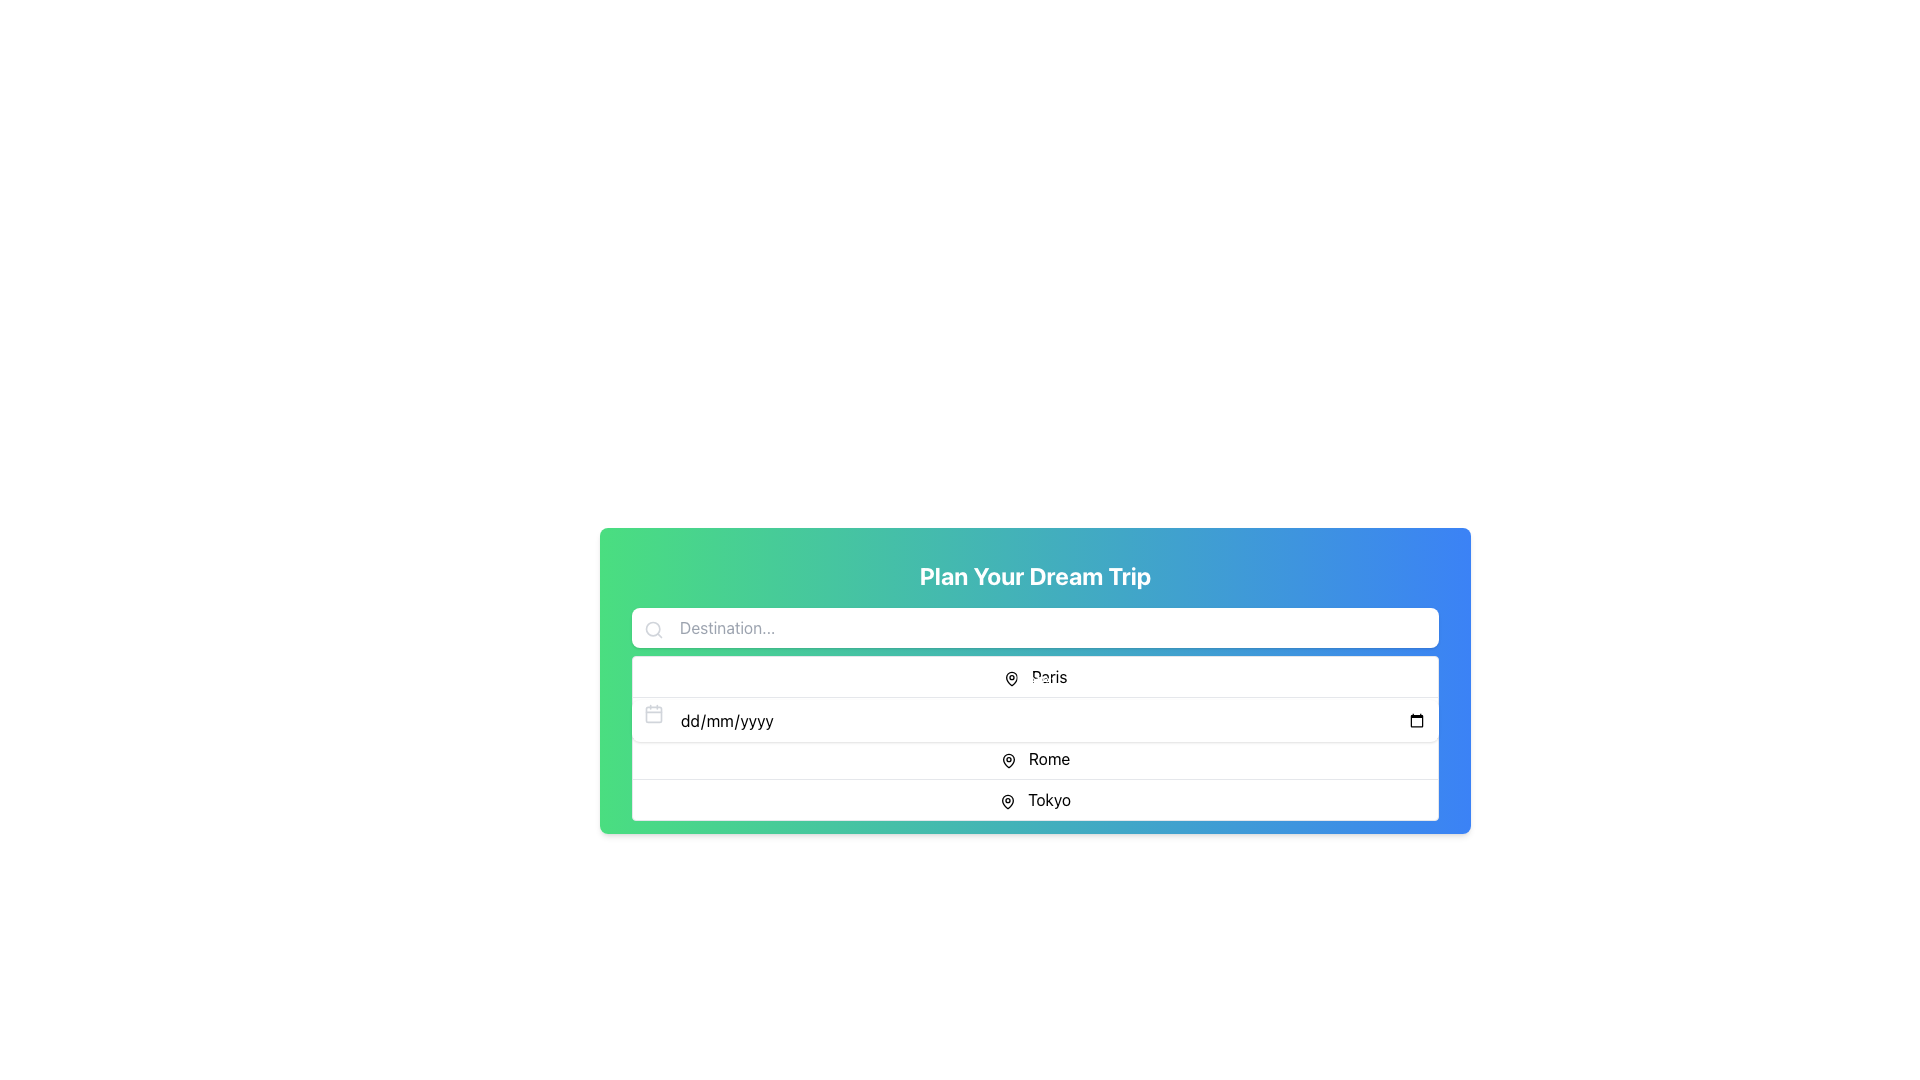  Describe the element at coordinates (1011, 677) in the screenshot. I see `the geographical marker icon that indicates the location of 'Paris', which is positioned to the left of the text label` at that location.